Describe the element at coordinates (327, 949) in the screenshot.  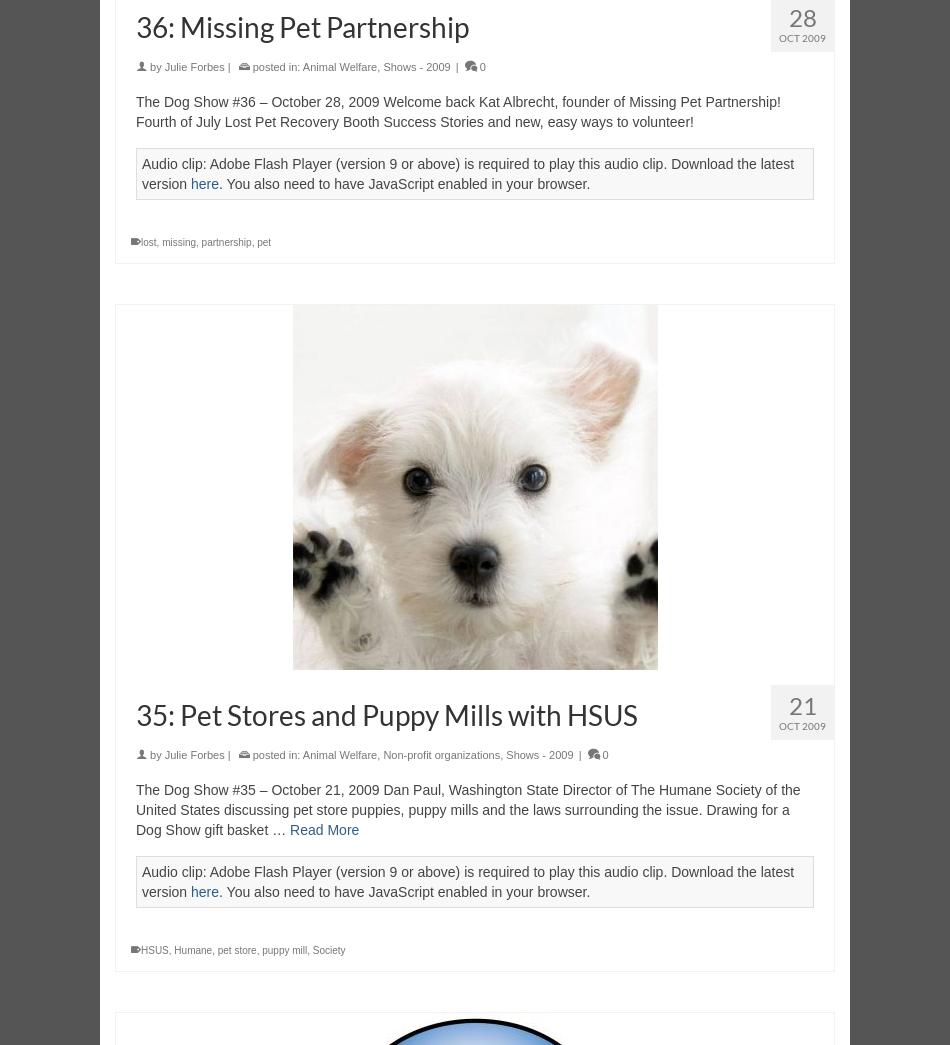
I see `'Society'` at that location.